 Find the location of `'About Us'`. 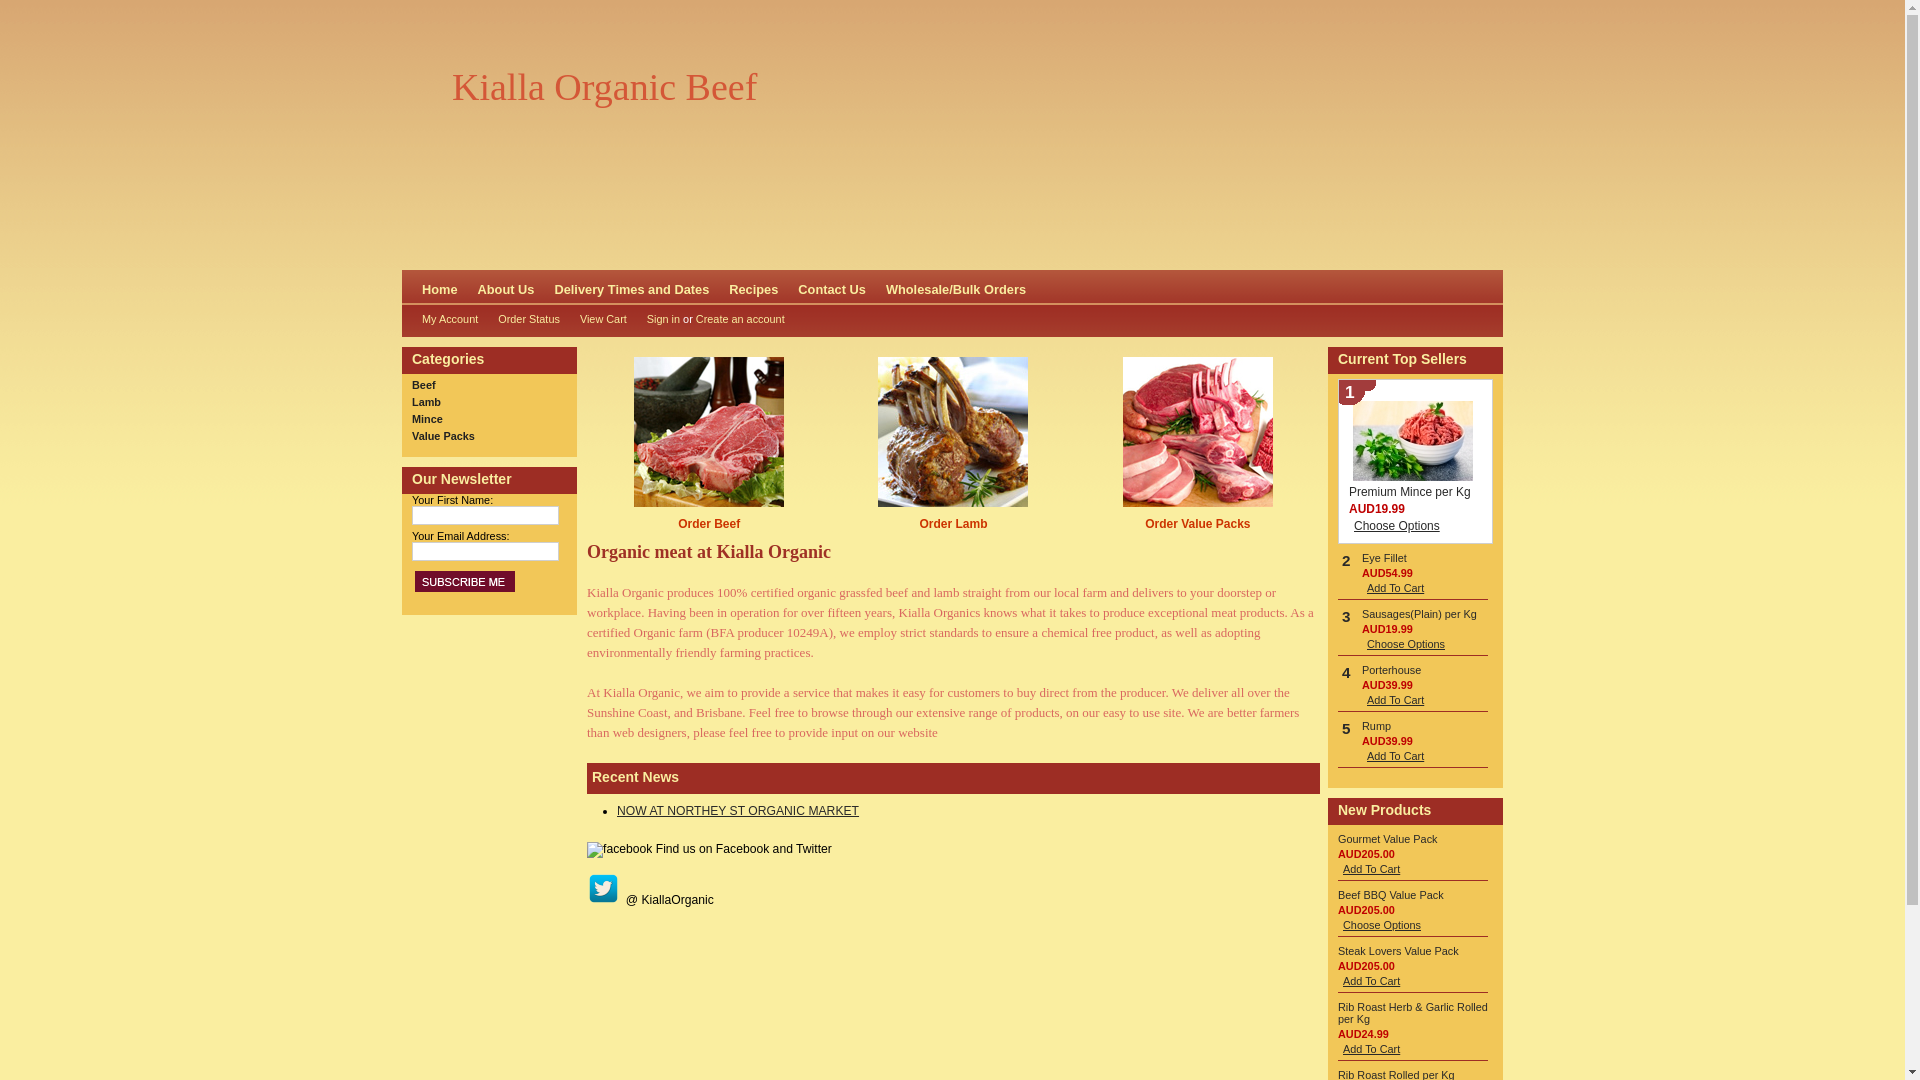

'About Us' is located at coordinates (506, 288).